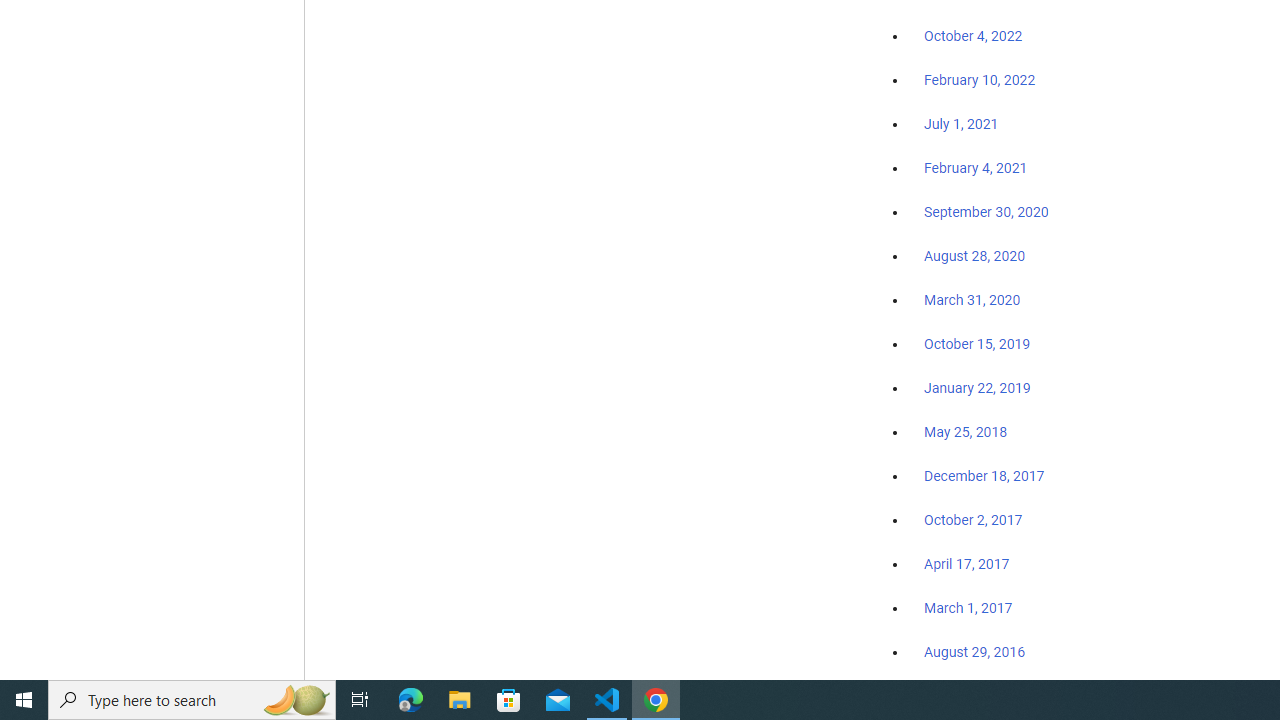  Describe the element at coordinates (974, 651) in the screenshot. I see `'August 29, 2016'` at that location.